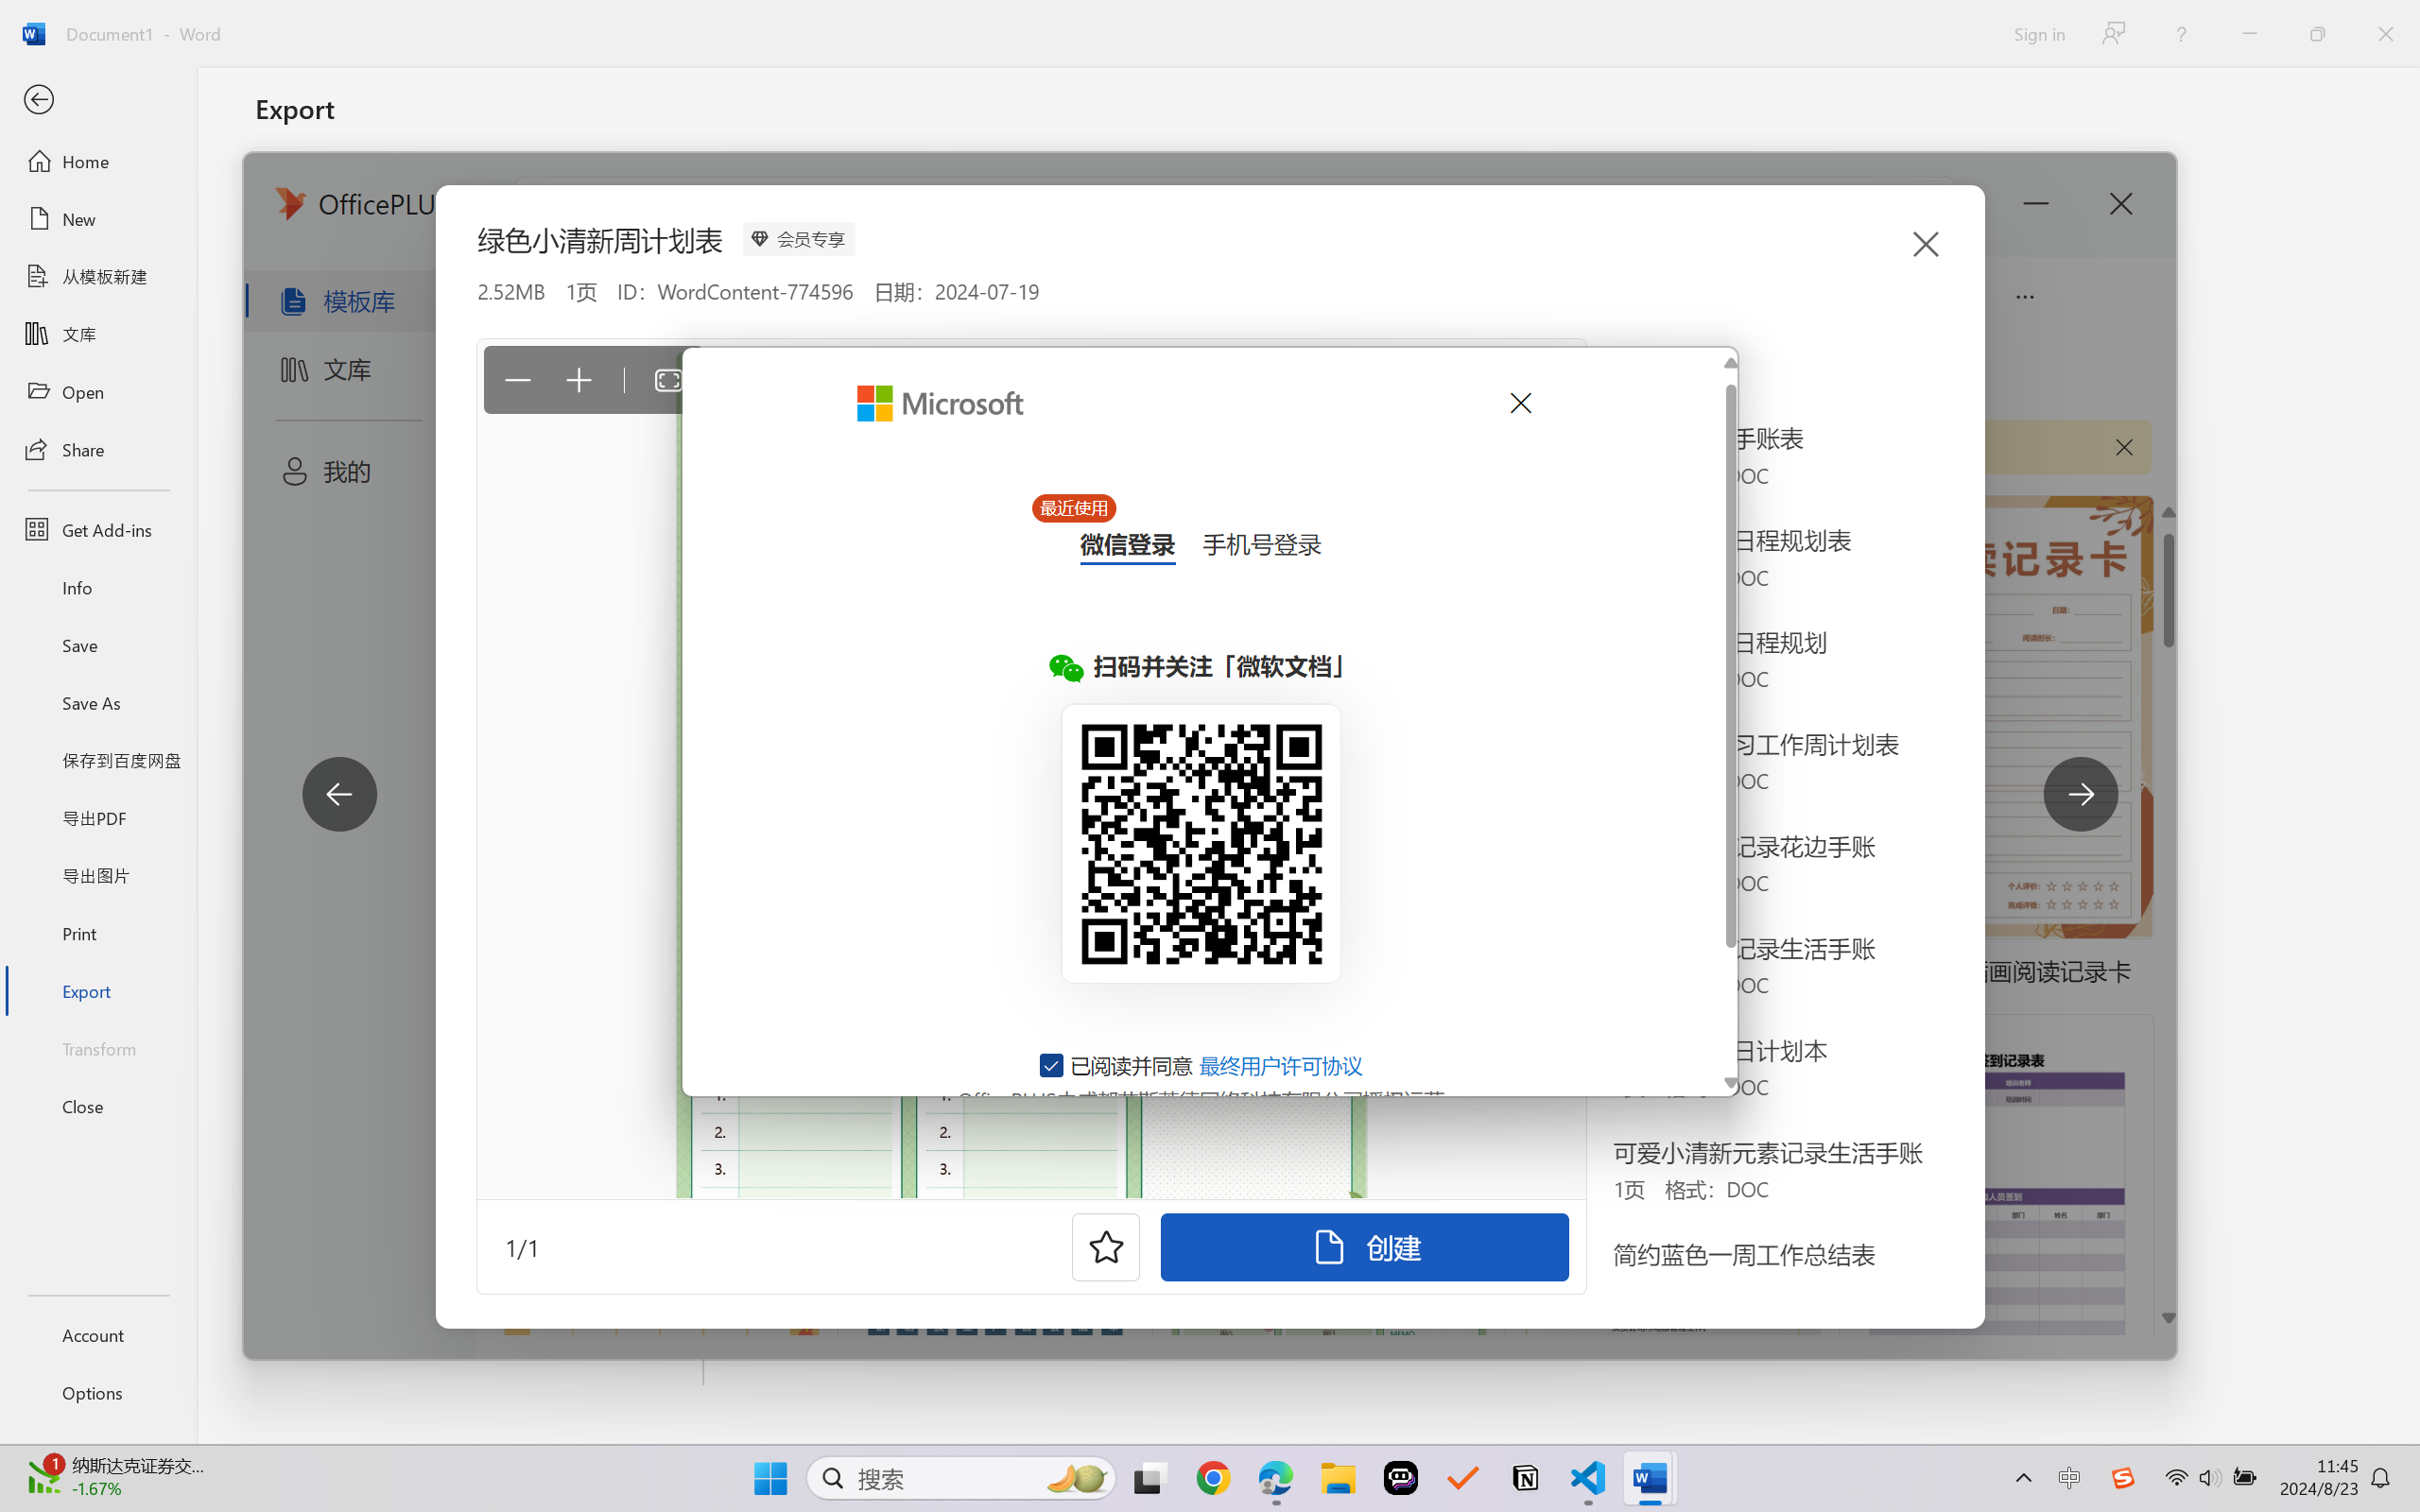 The width and height of the screenshot is (2420, 1512). What do you see at coordinates (1518, 402) in the screenshot?
I see `'Cancel'` at bounding box center [1518, 402].